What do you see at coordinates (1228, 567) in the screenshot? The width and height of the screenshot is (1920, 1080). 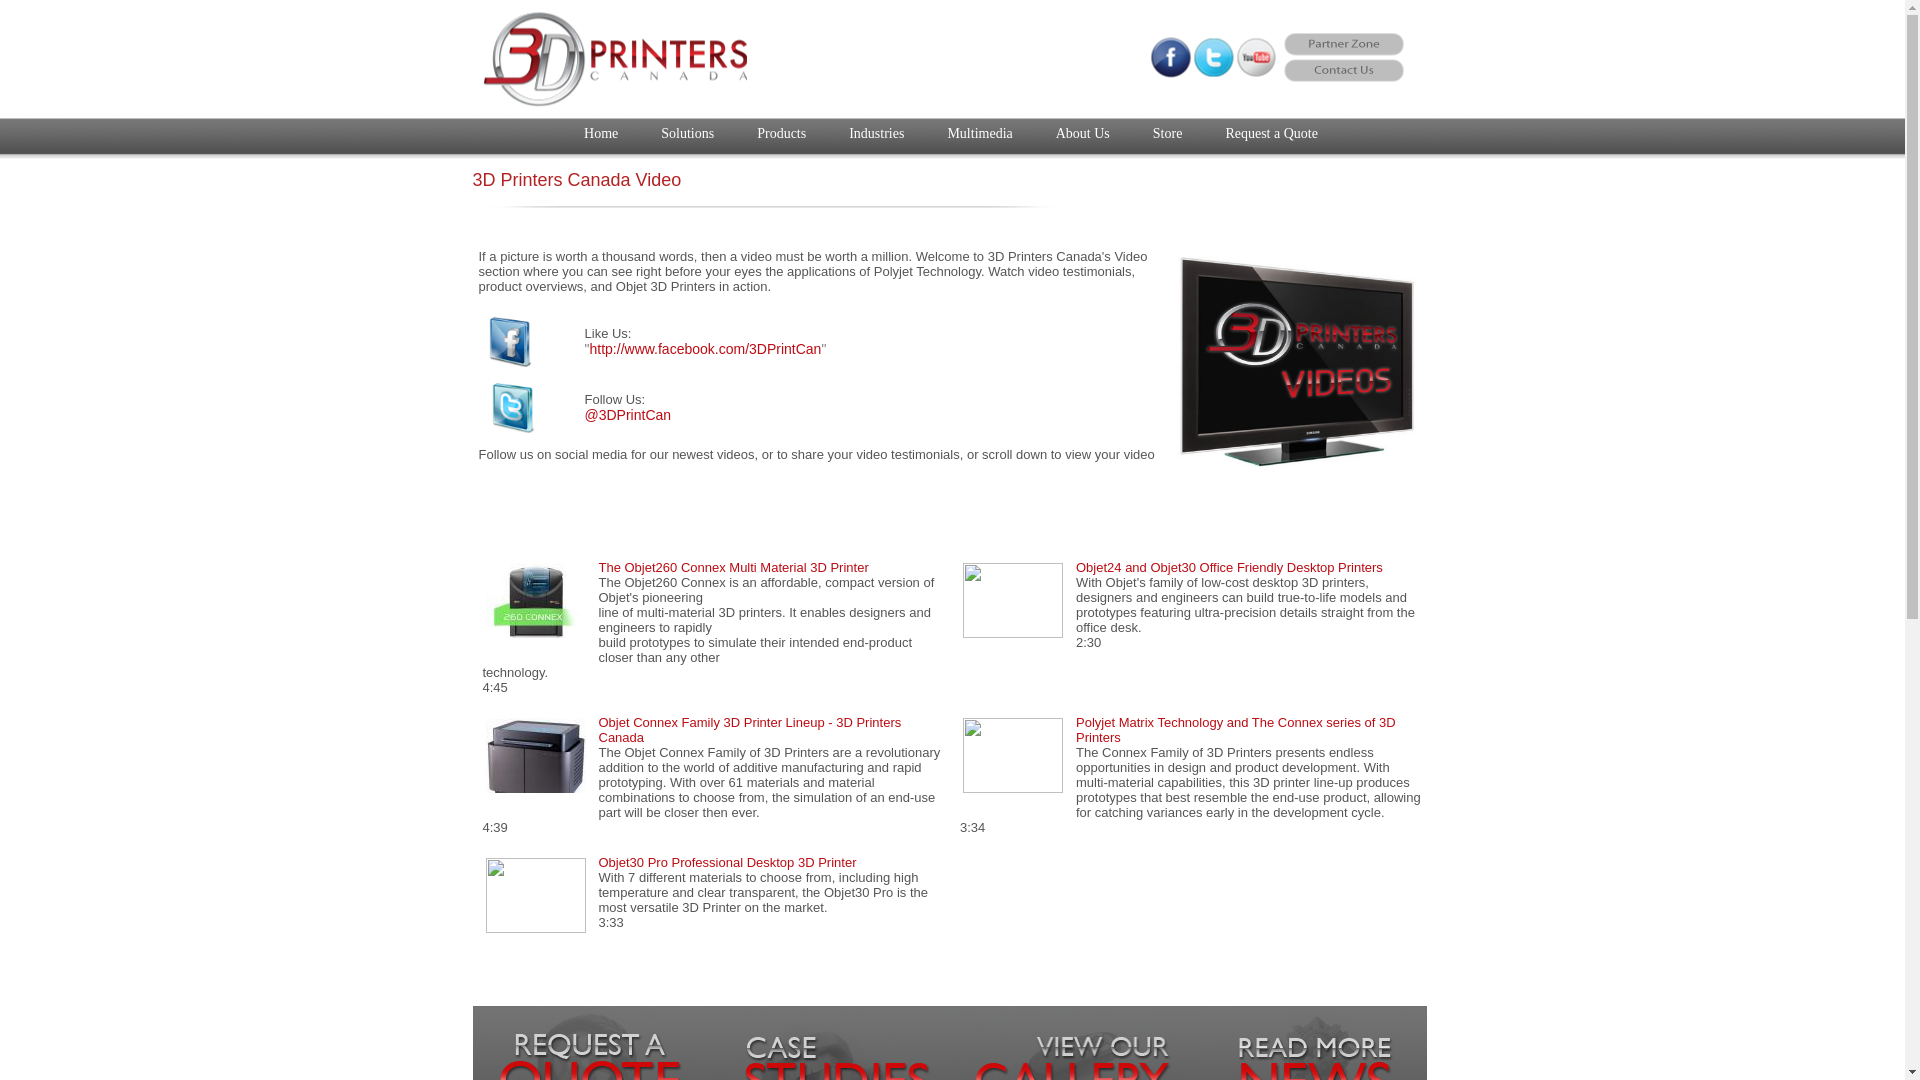 I see `'Objet24 and Objet30 Office Friendly Desktop Printers'` at bounding box center [1228, 567].